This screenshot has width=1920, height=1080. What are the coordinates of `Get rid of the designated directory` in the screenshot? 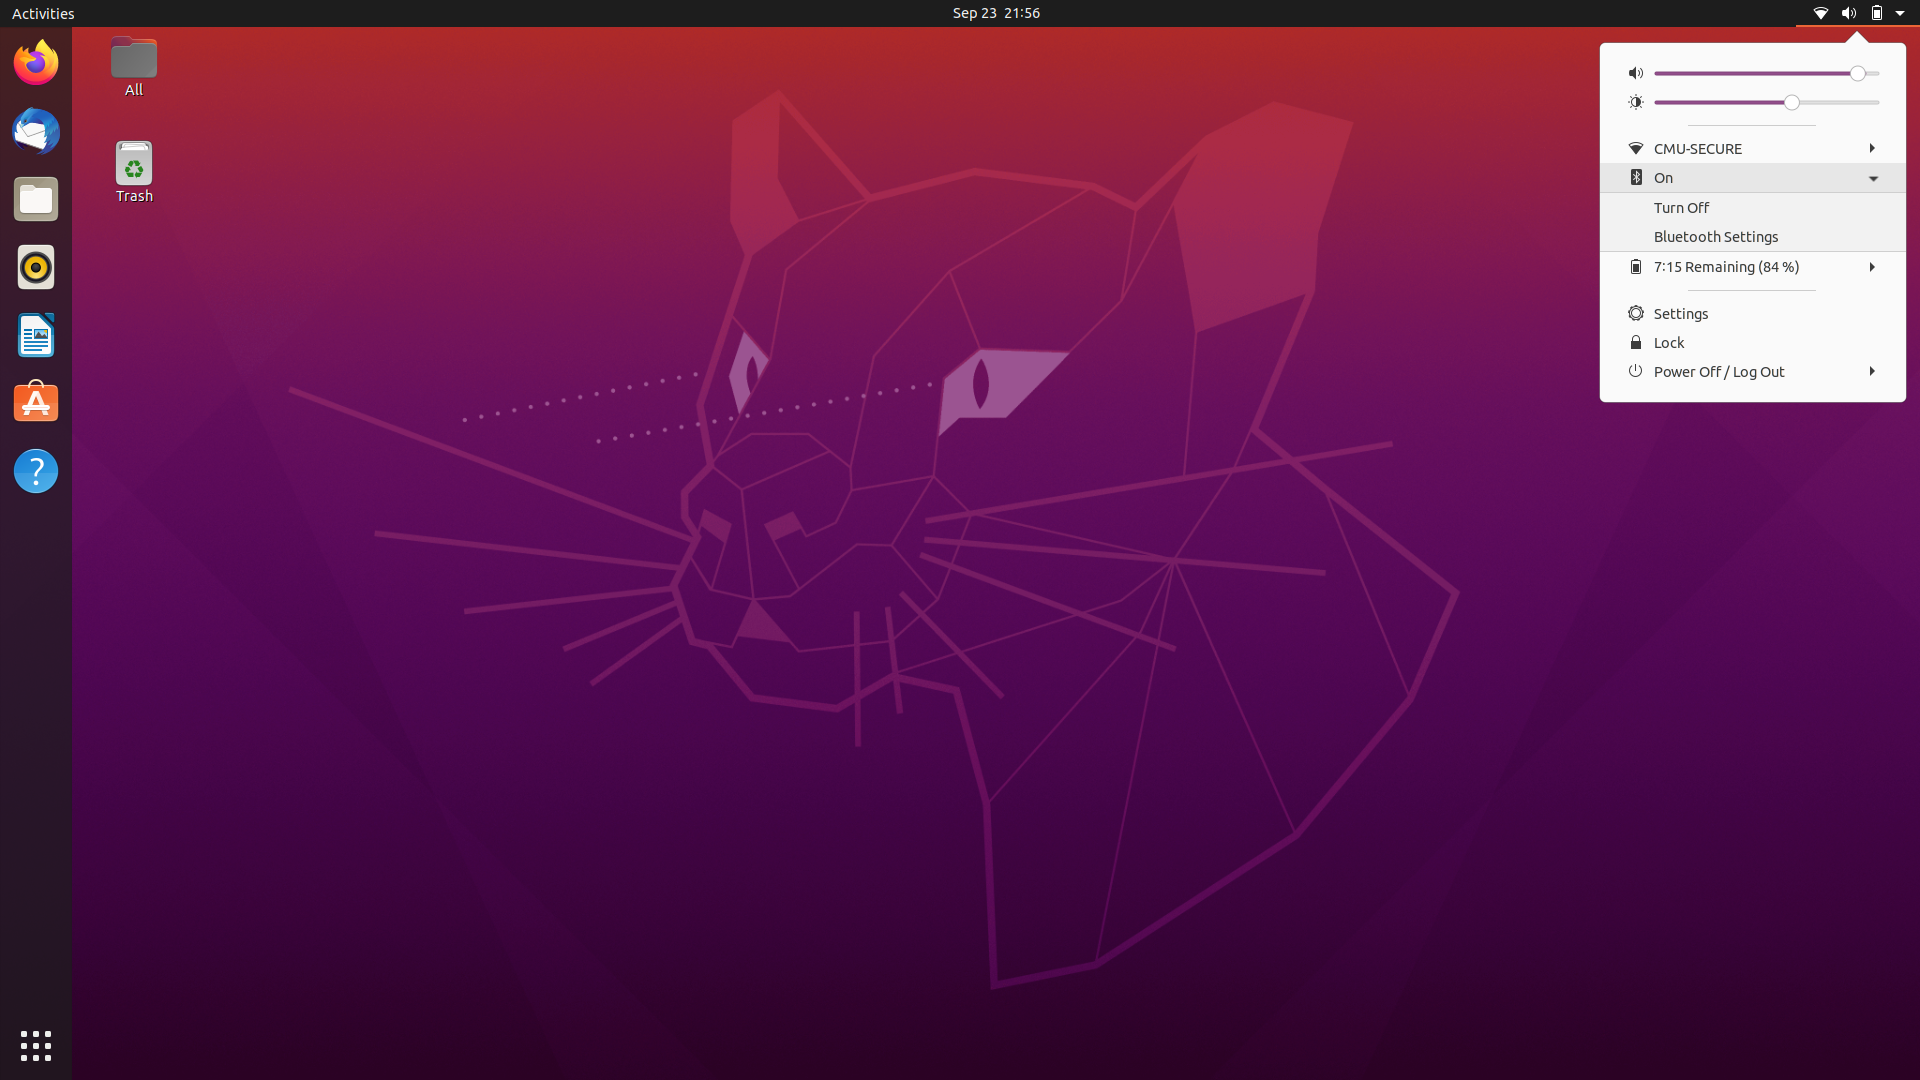 It's located at (260160, 76680).